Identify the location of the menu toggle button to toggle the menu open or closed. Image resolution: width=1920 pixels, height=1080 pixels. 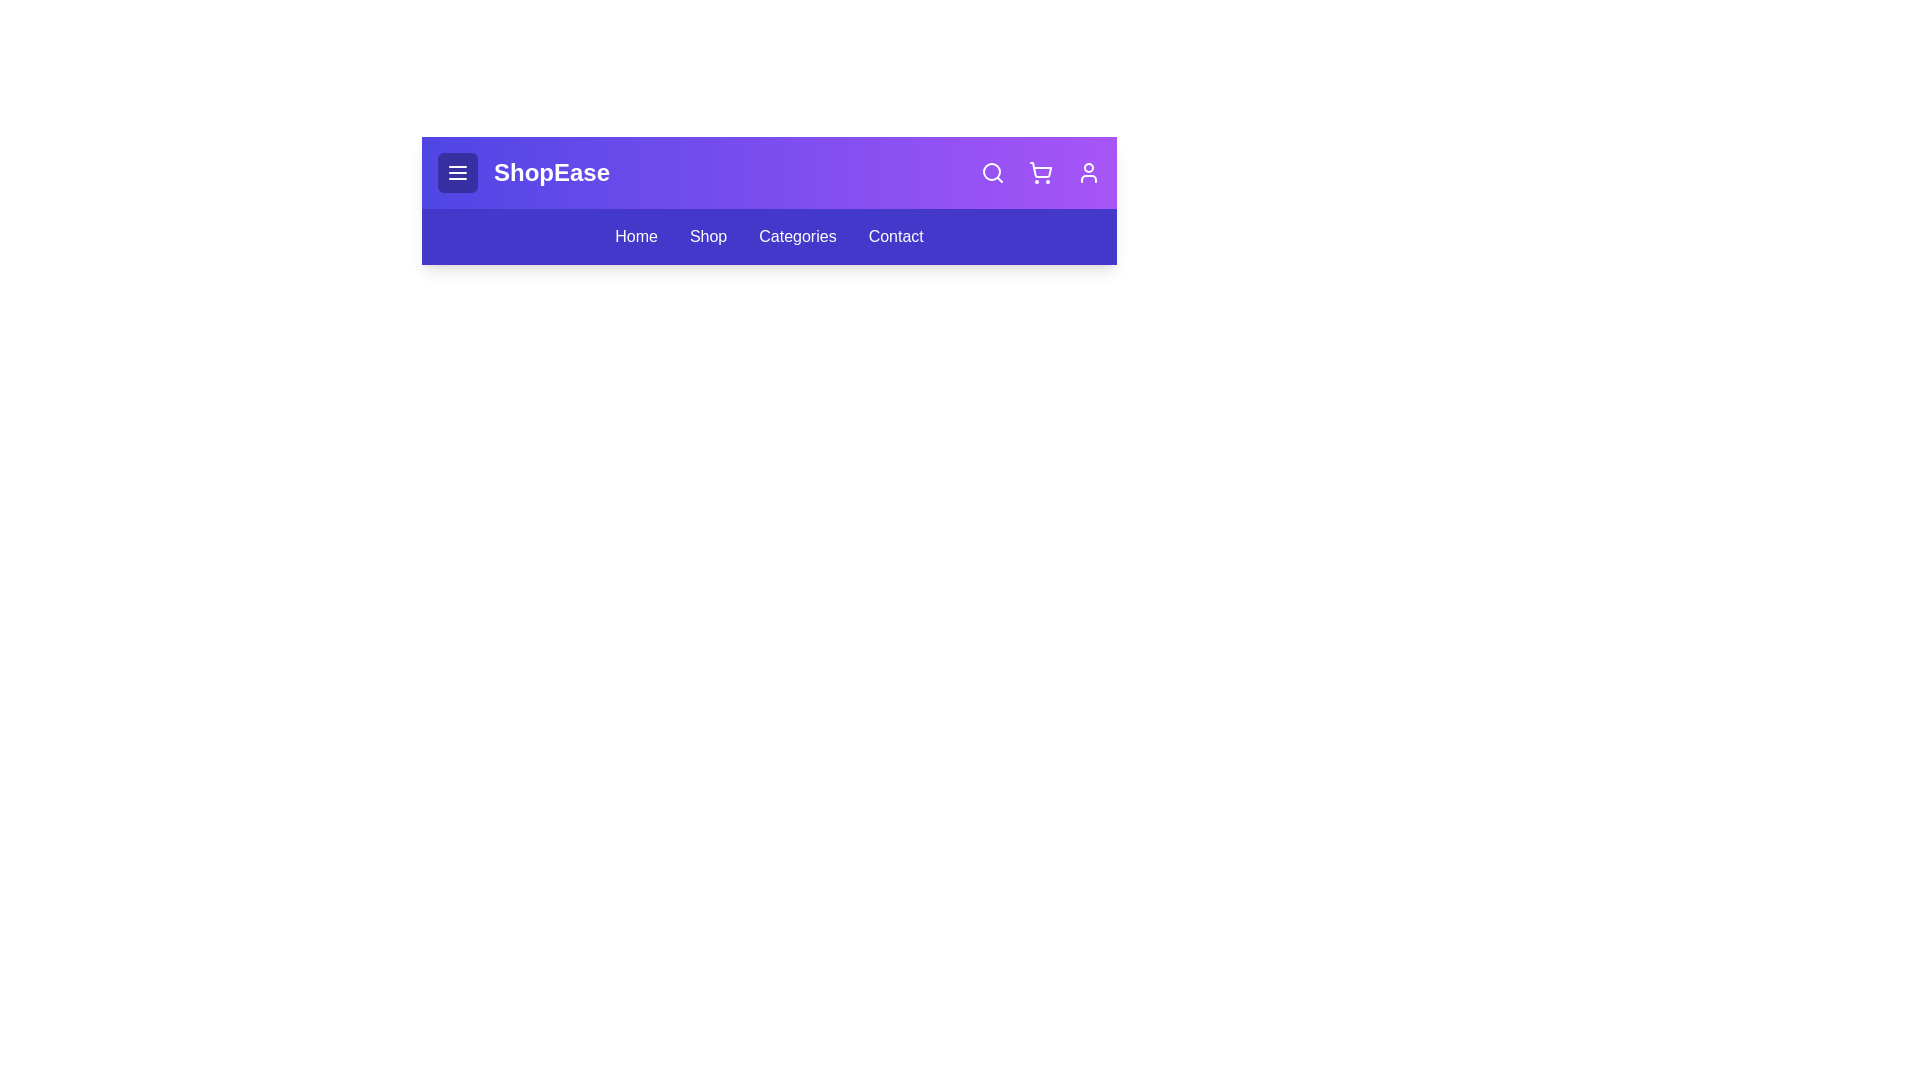
(456, 172).